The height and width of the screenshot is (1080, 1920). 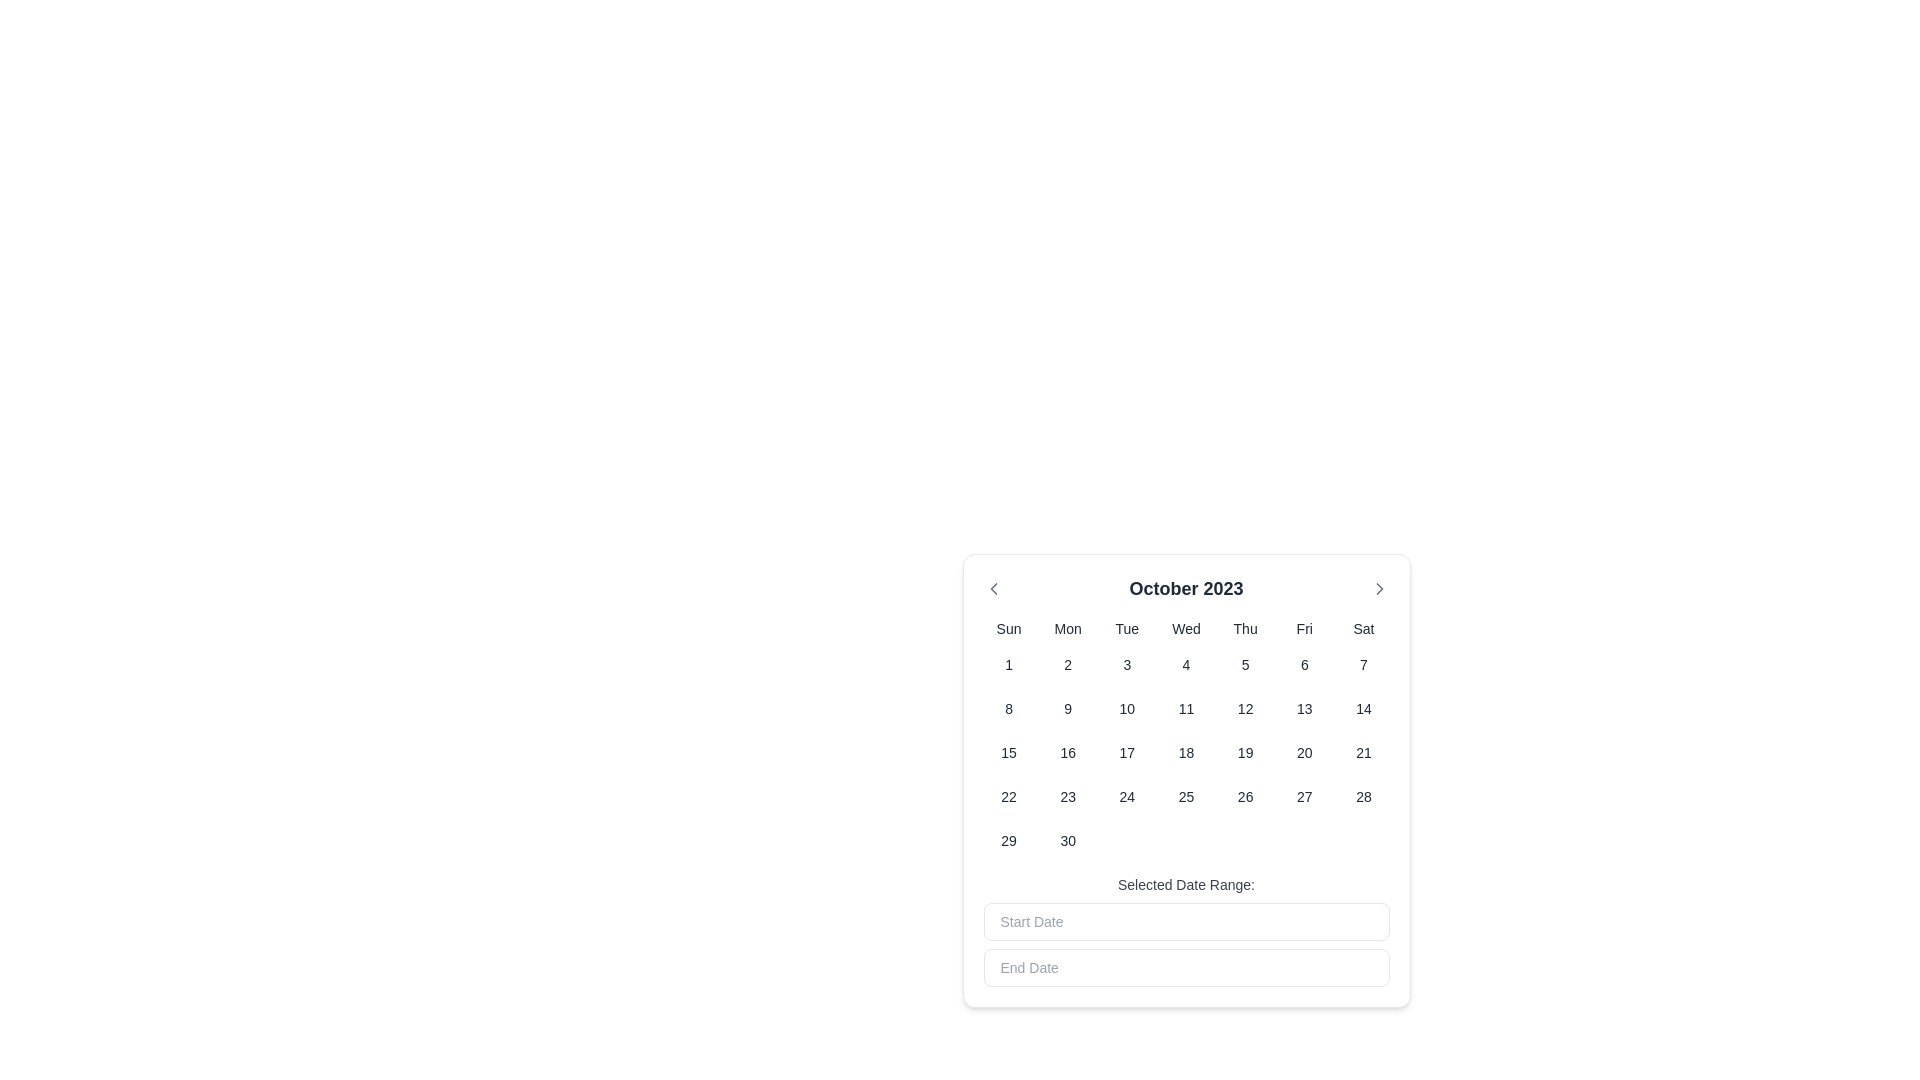 I want to click on the button located at the top left corner of the calendar interface, so click(x=993, y=588).